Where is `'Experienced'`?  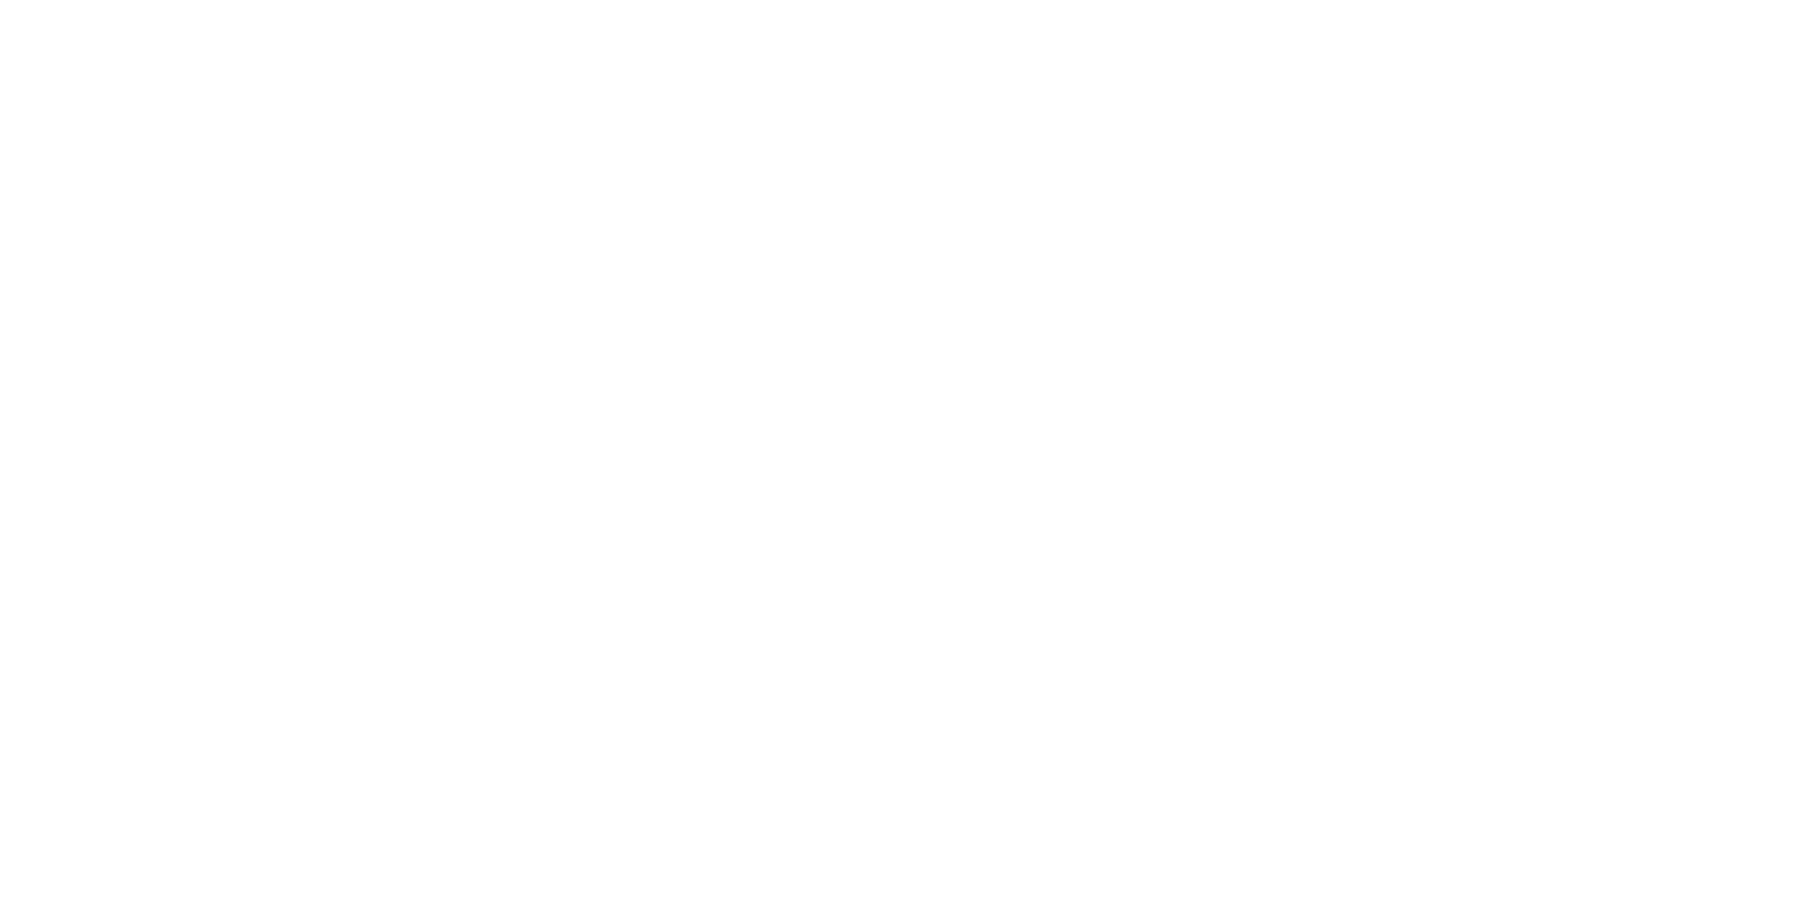
'Experienced' is located at coordinates (180, 316).